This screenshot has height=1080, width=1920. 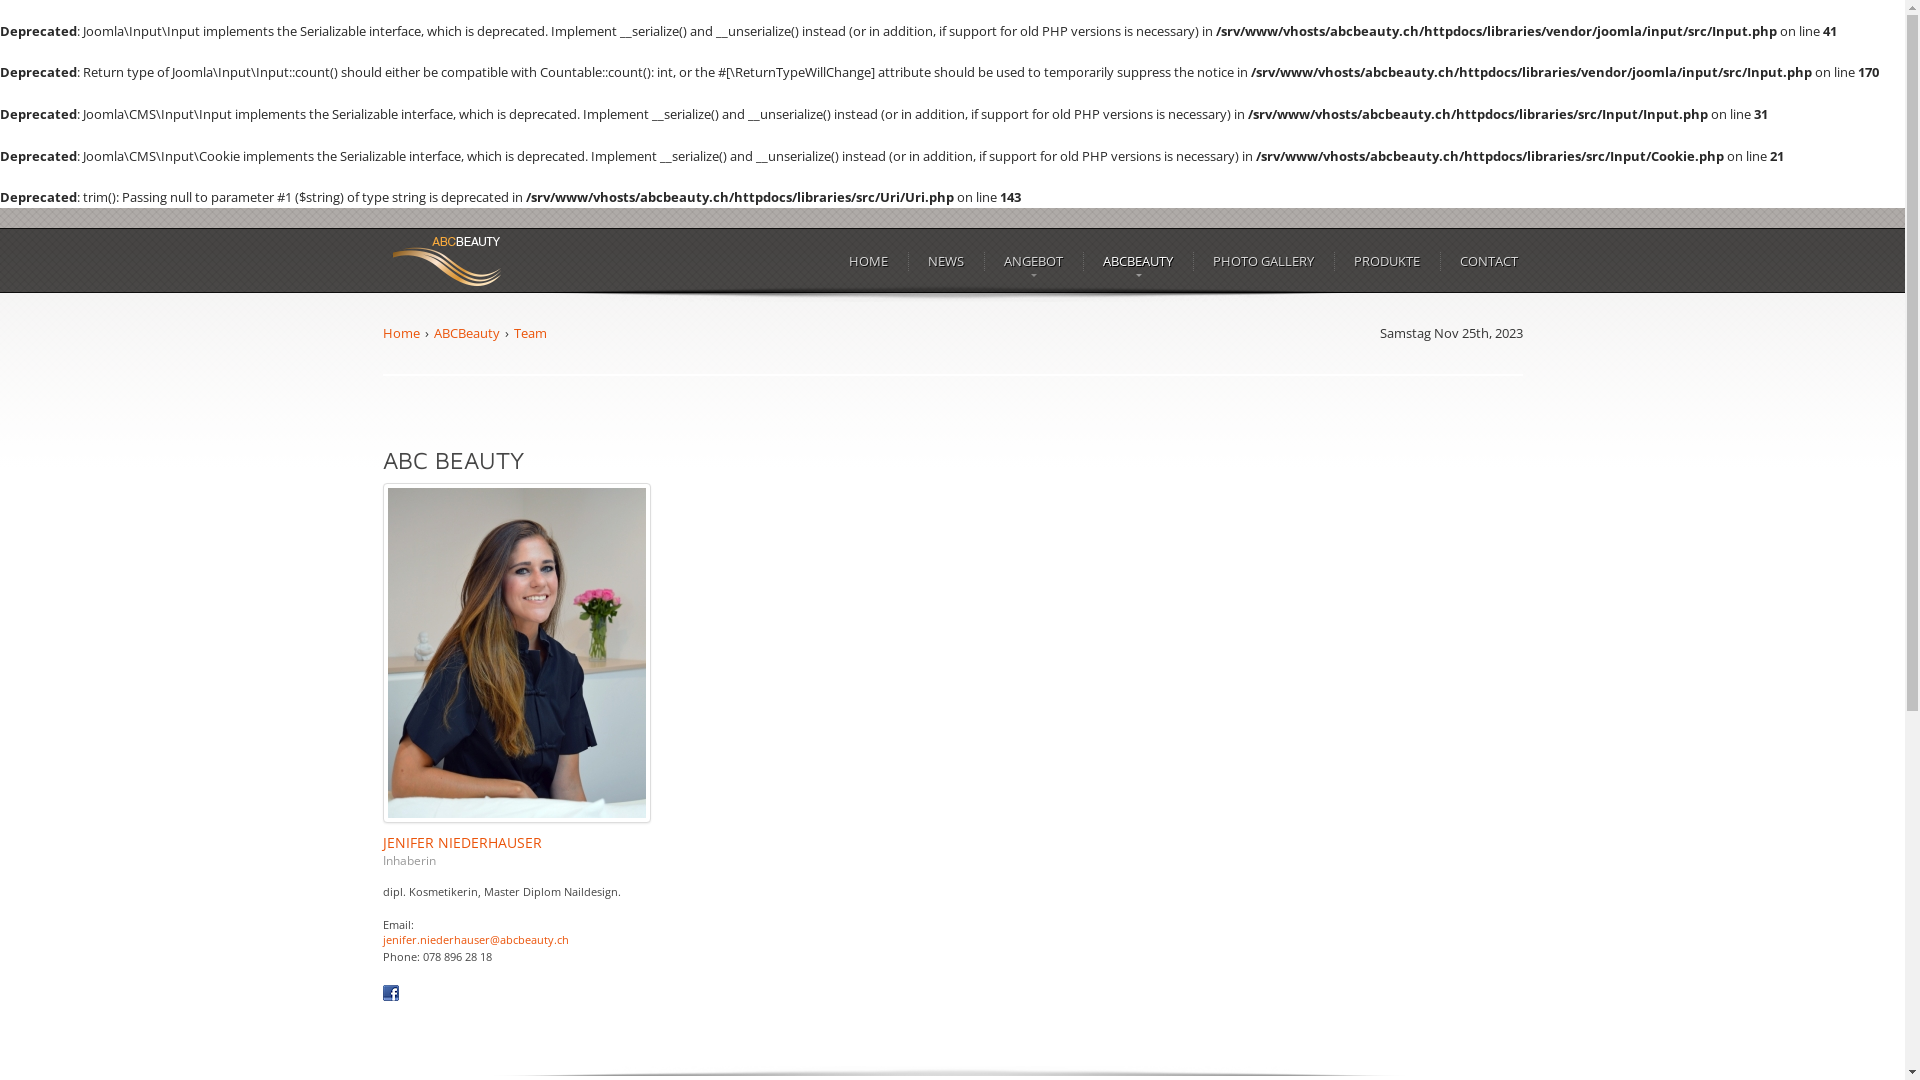 I want to click on 'Click to return to Homepage of Your Website', so click(x=445, y=260).